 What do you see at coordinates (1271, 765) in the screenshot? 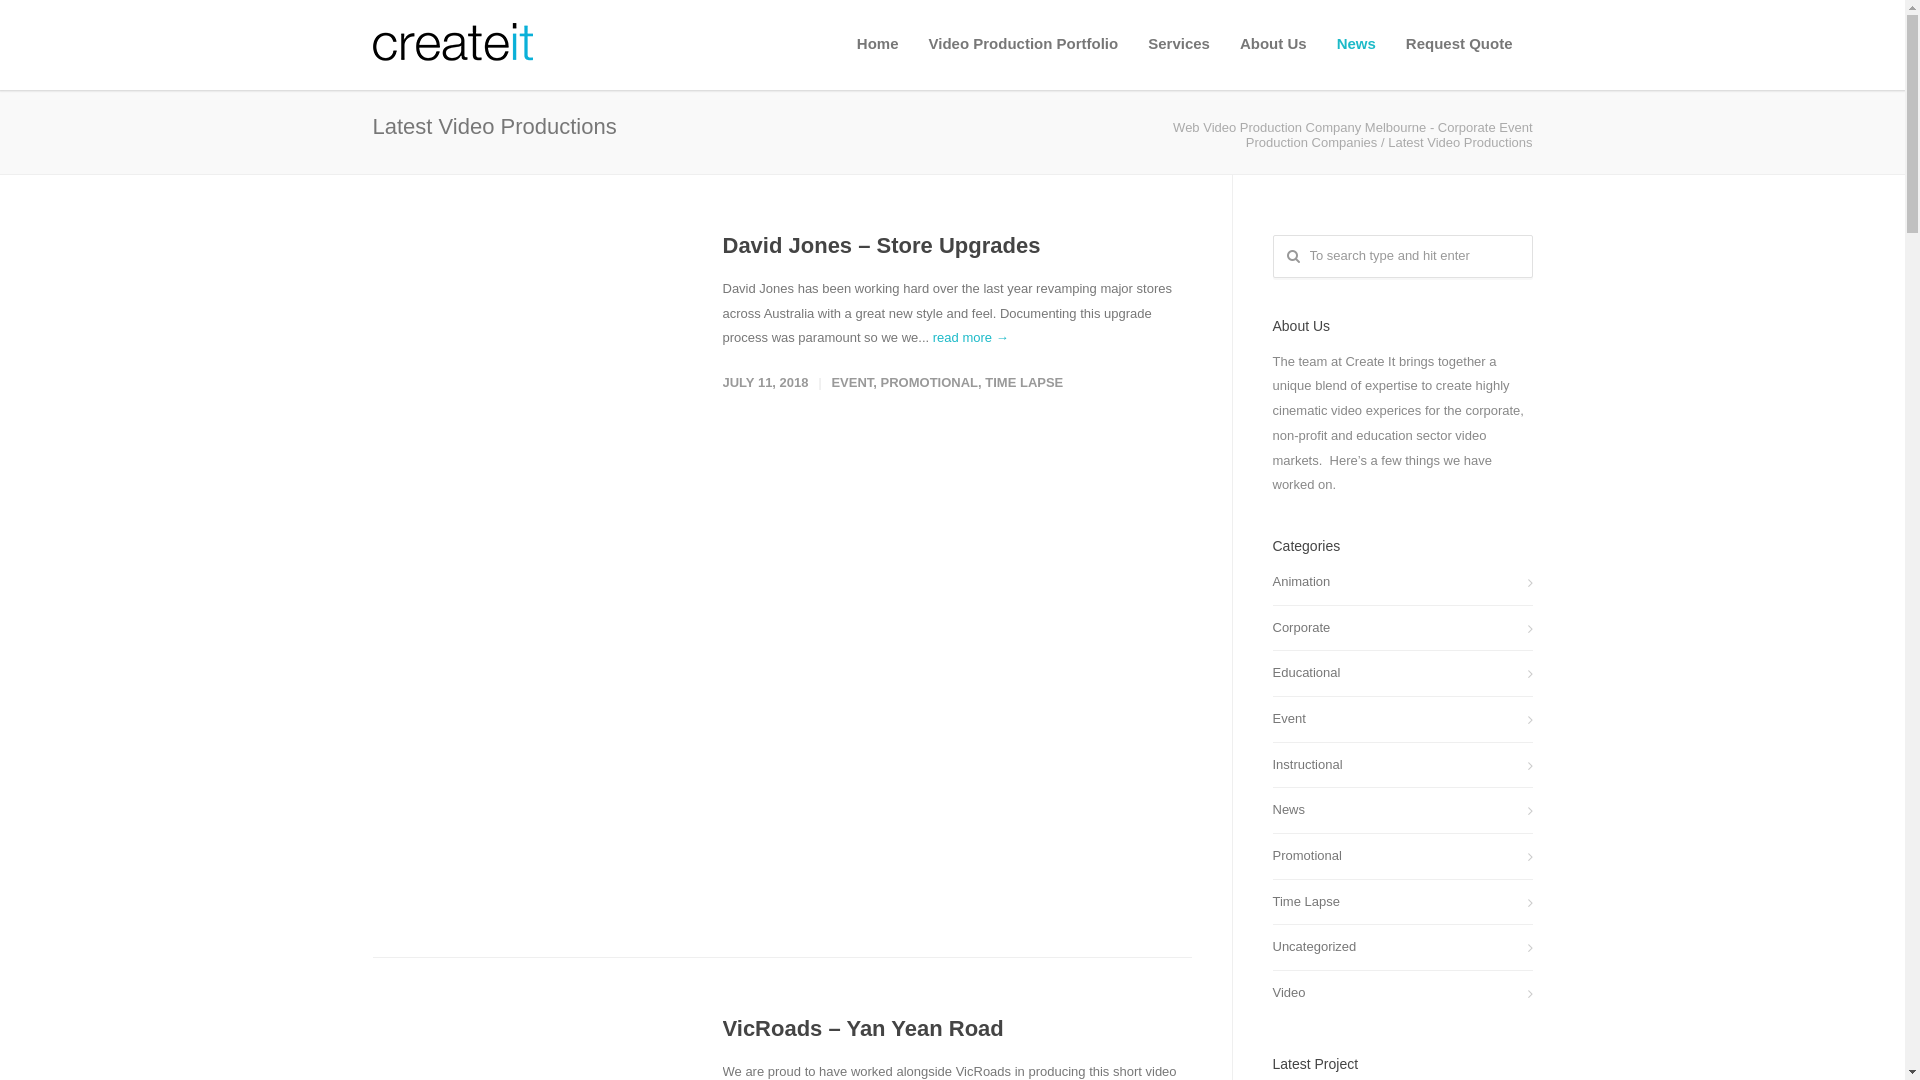
I see `'Instructional'` at bounding box center [1271, 765].